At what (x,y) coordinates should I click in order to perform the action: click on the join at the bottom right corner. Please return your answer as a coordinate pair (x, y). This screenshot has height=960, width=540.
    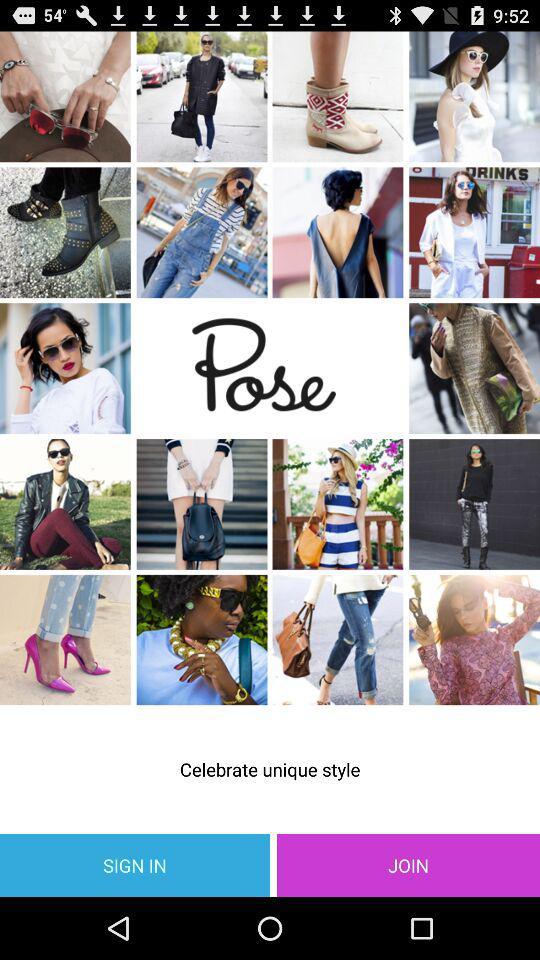
    Looking at the image, I should click on (407, 864).